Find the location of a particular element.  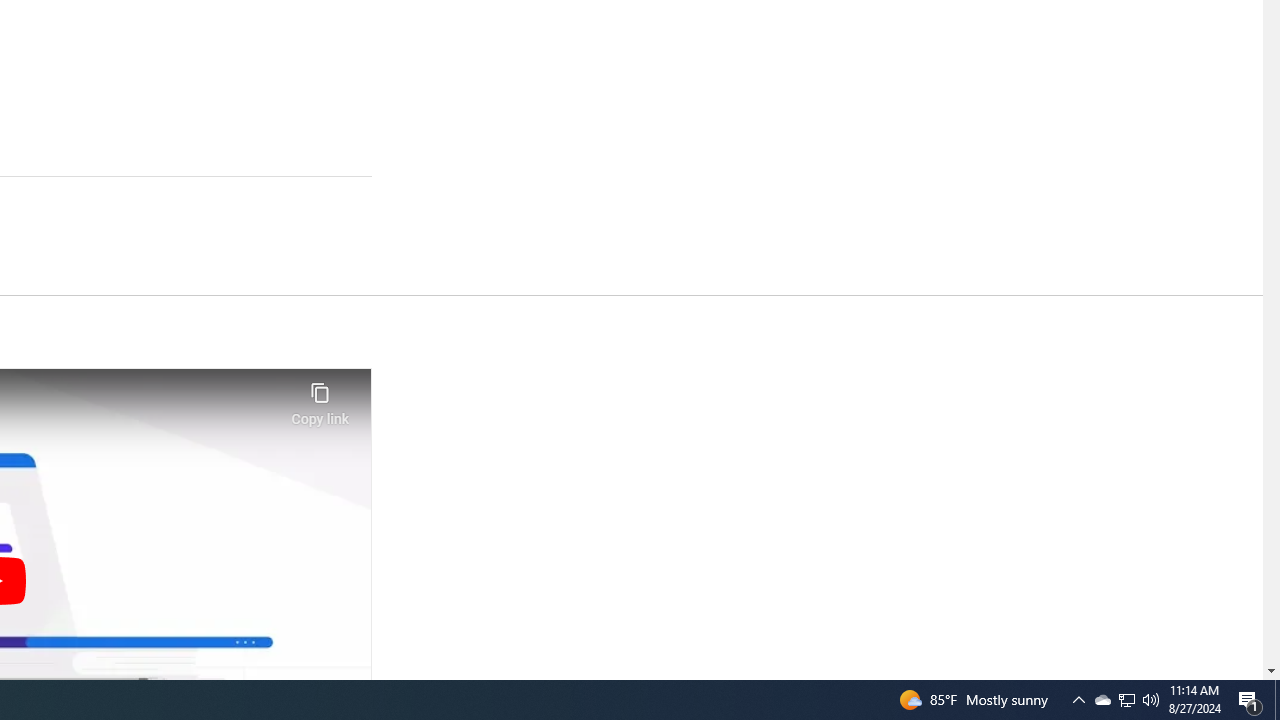

'Copy link' is located at coordinates (320, 398).